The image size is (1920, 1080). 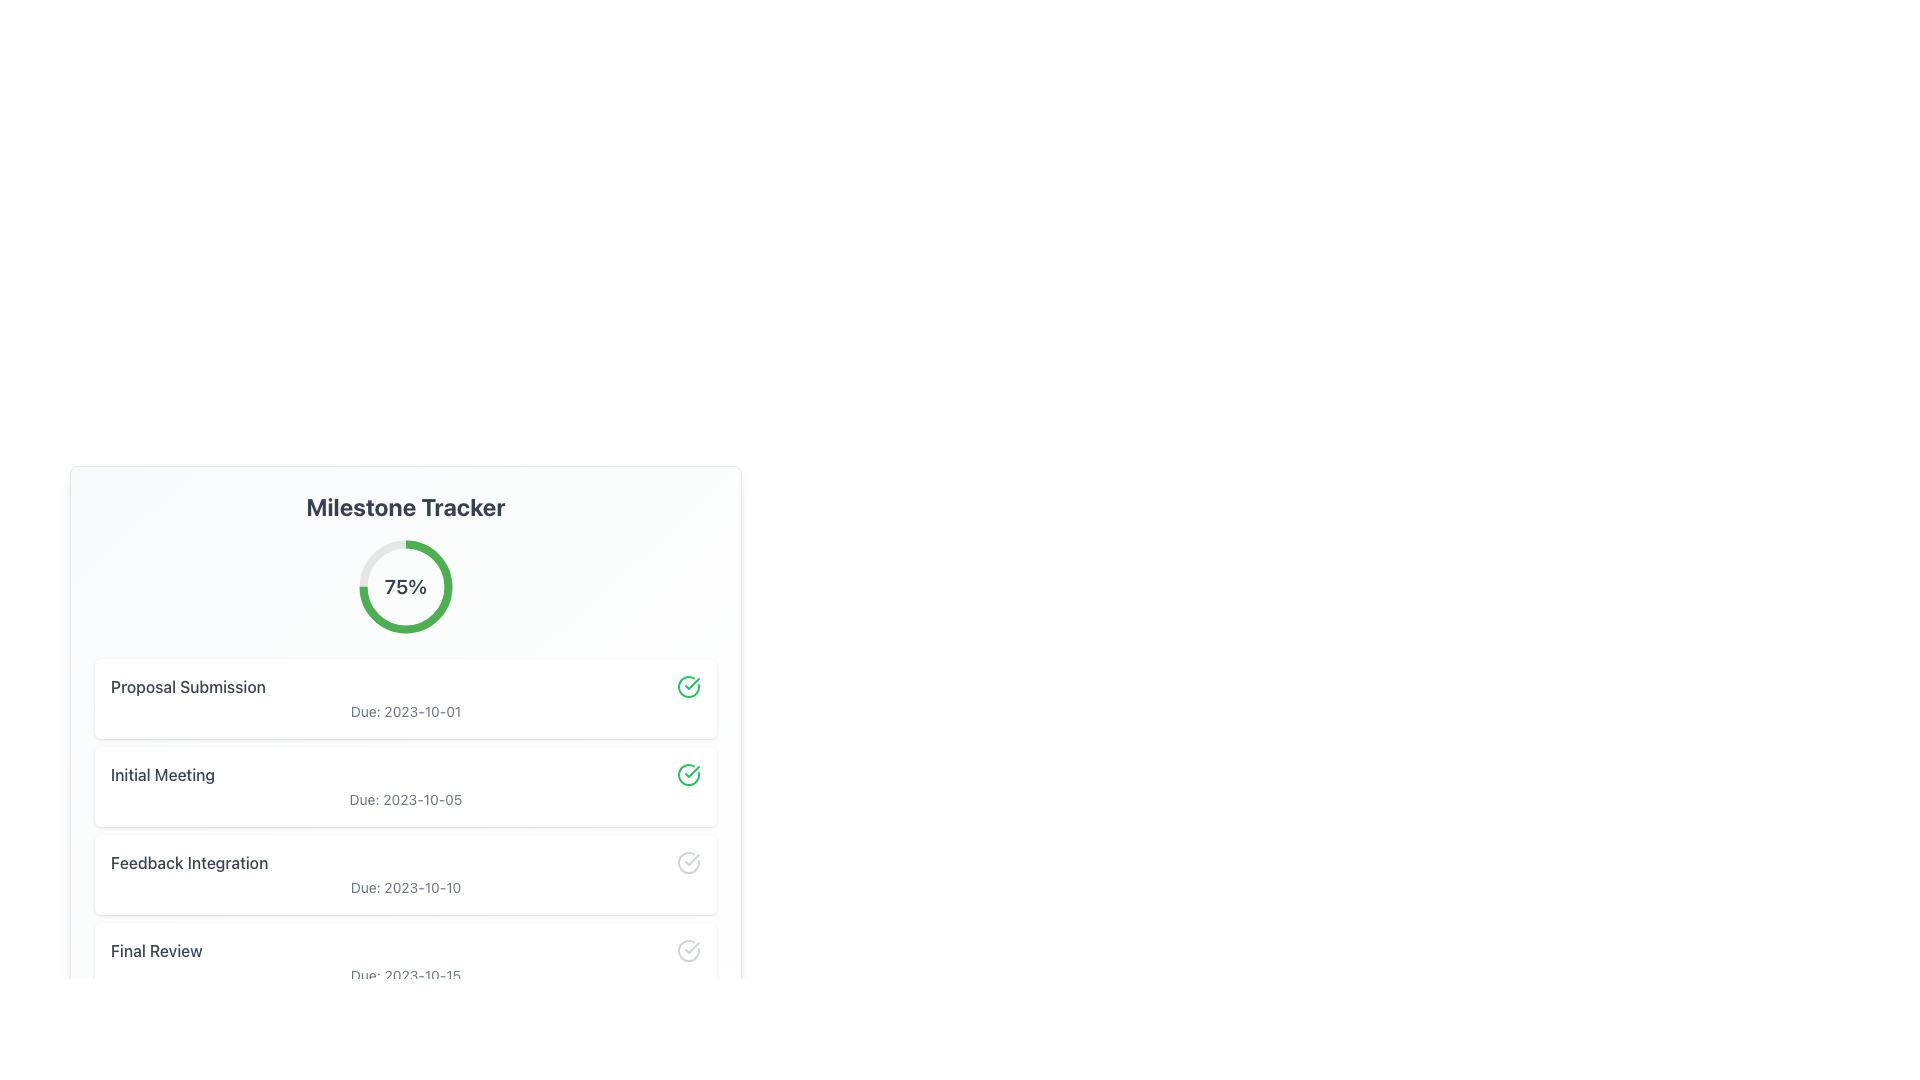 What do you see at coordinates (405, 585) in the screenshot?
I see `the Circular Progress Indicator displaying '75%' which is centrally located within the 'Milestone Tracker' interface` at bounding box center [405, 585].